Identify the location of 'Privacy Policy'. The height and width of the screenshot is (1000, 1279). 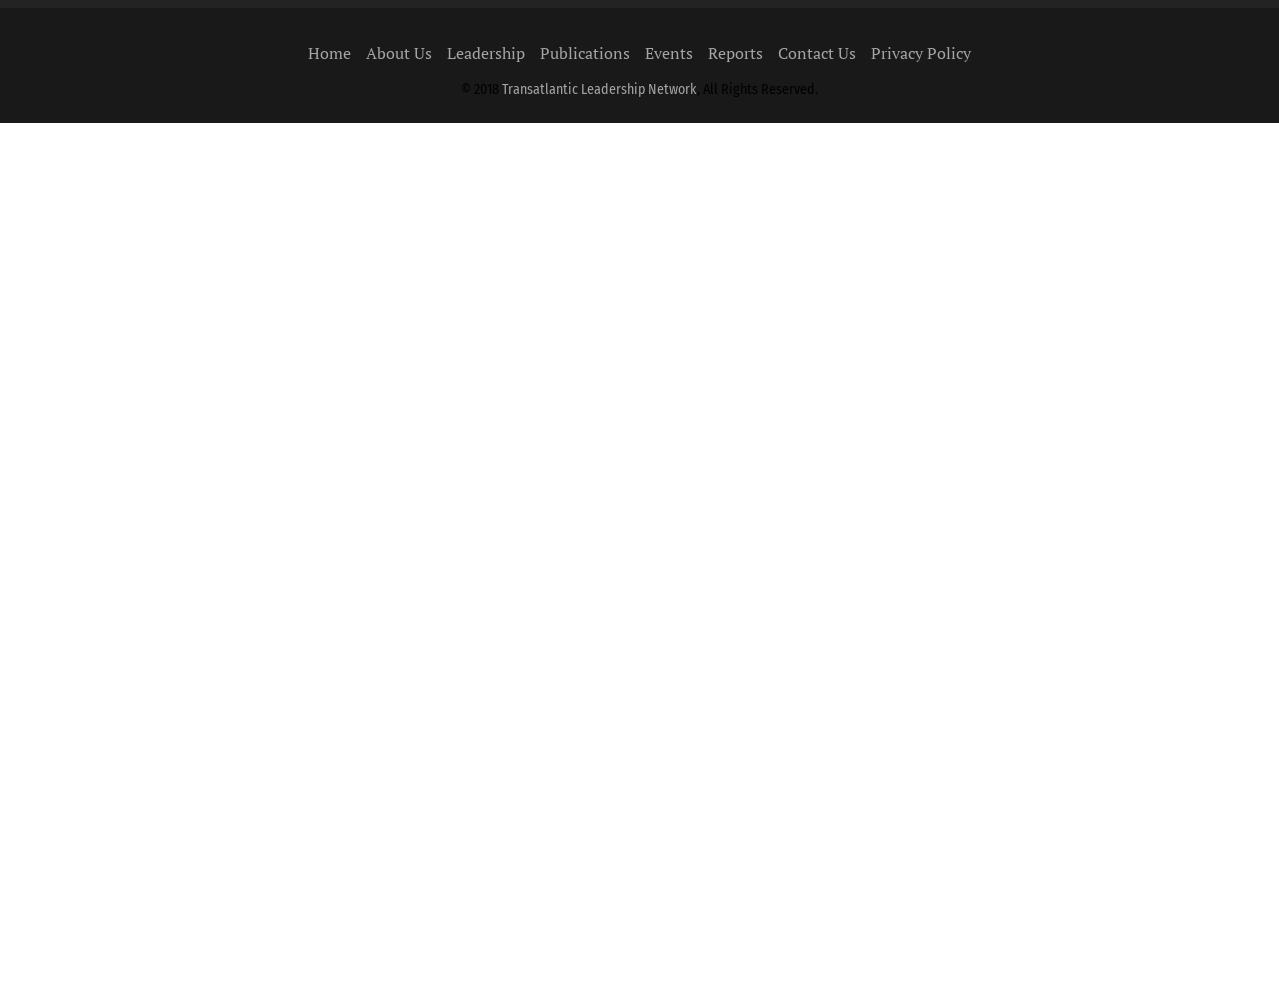
(921, 52).